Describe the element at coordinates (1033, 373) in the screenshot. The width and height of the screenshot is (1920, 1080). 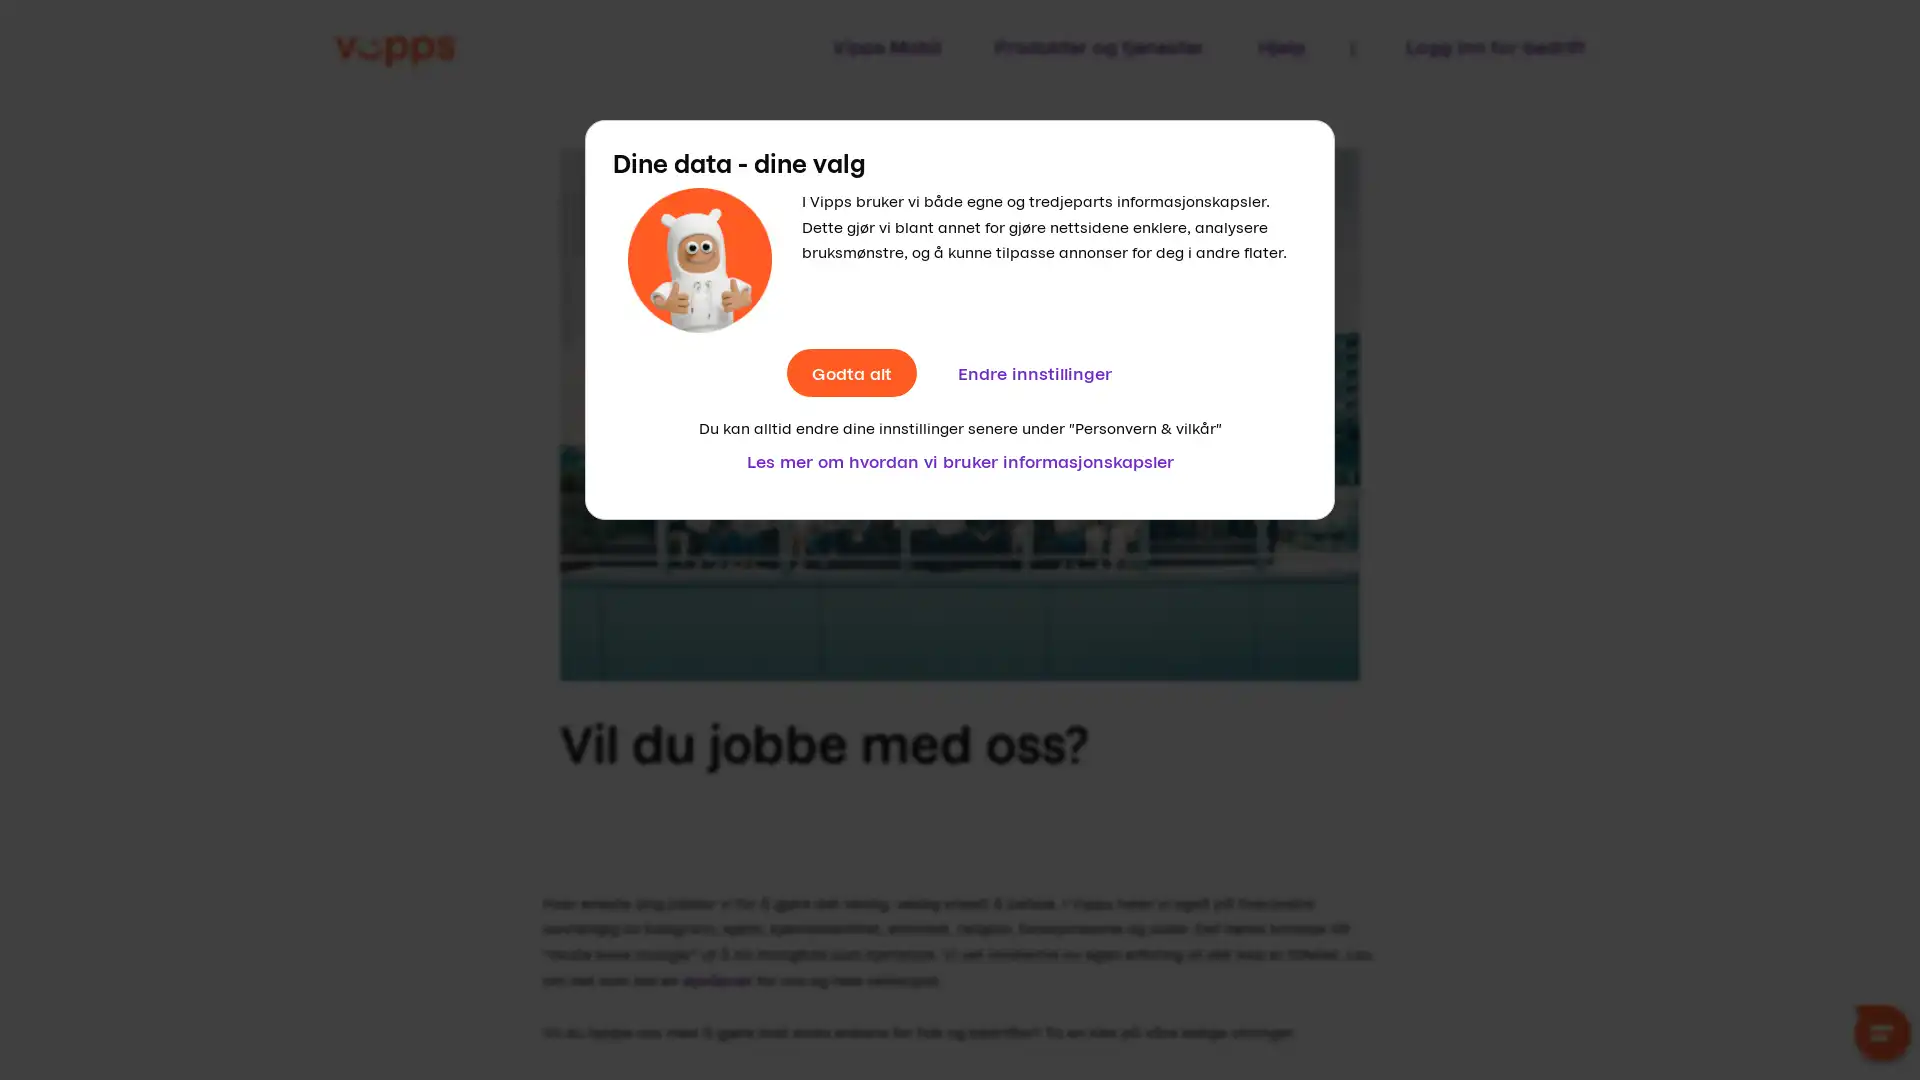
I see `Endre innstillinger` at that location.